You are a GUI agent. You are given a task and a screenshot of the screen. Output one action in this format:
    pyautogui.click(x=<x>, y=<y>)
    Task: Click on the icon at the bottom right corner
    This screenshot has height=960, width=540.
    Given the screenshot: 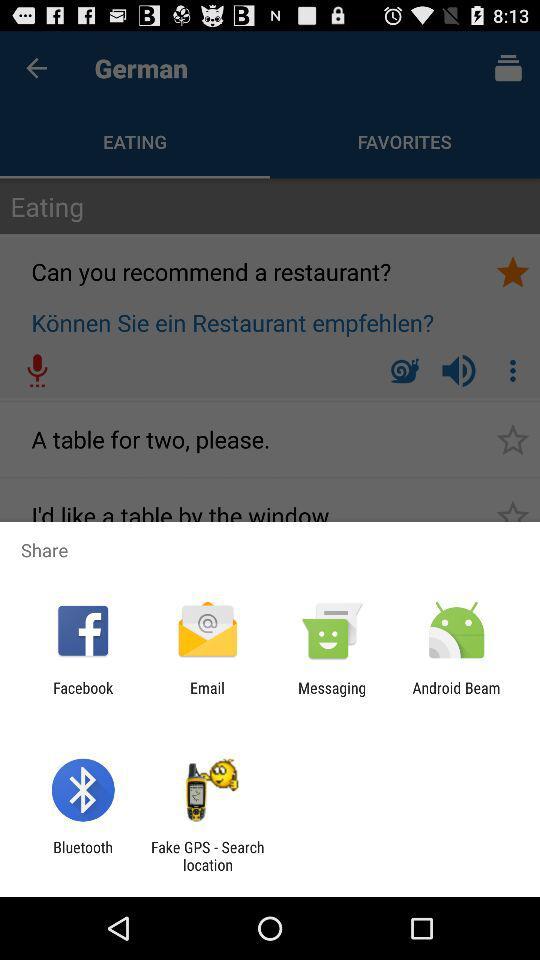 What is the action you would take?
    pyautogui.click(x=456, y=696)
    